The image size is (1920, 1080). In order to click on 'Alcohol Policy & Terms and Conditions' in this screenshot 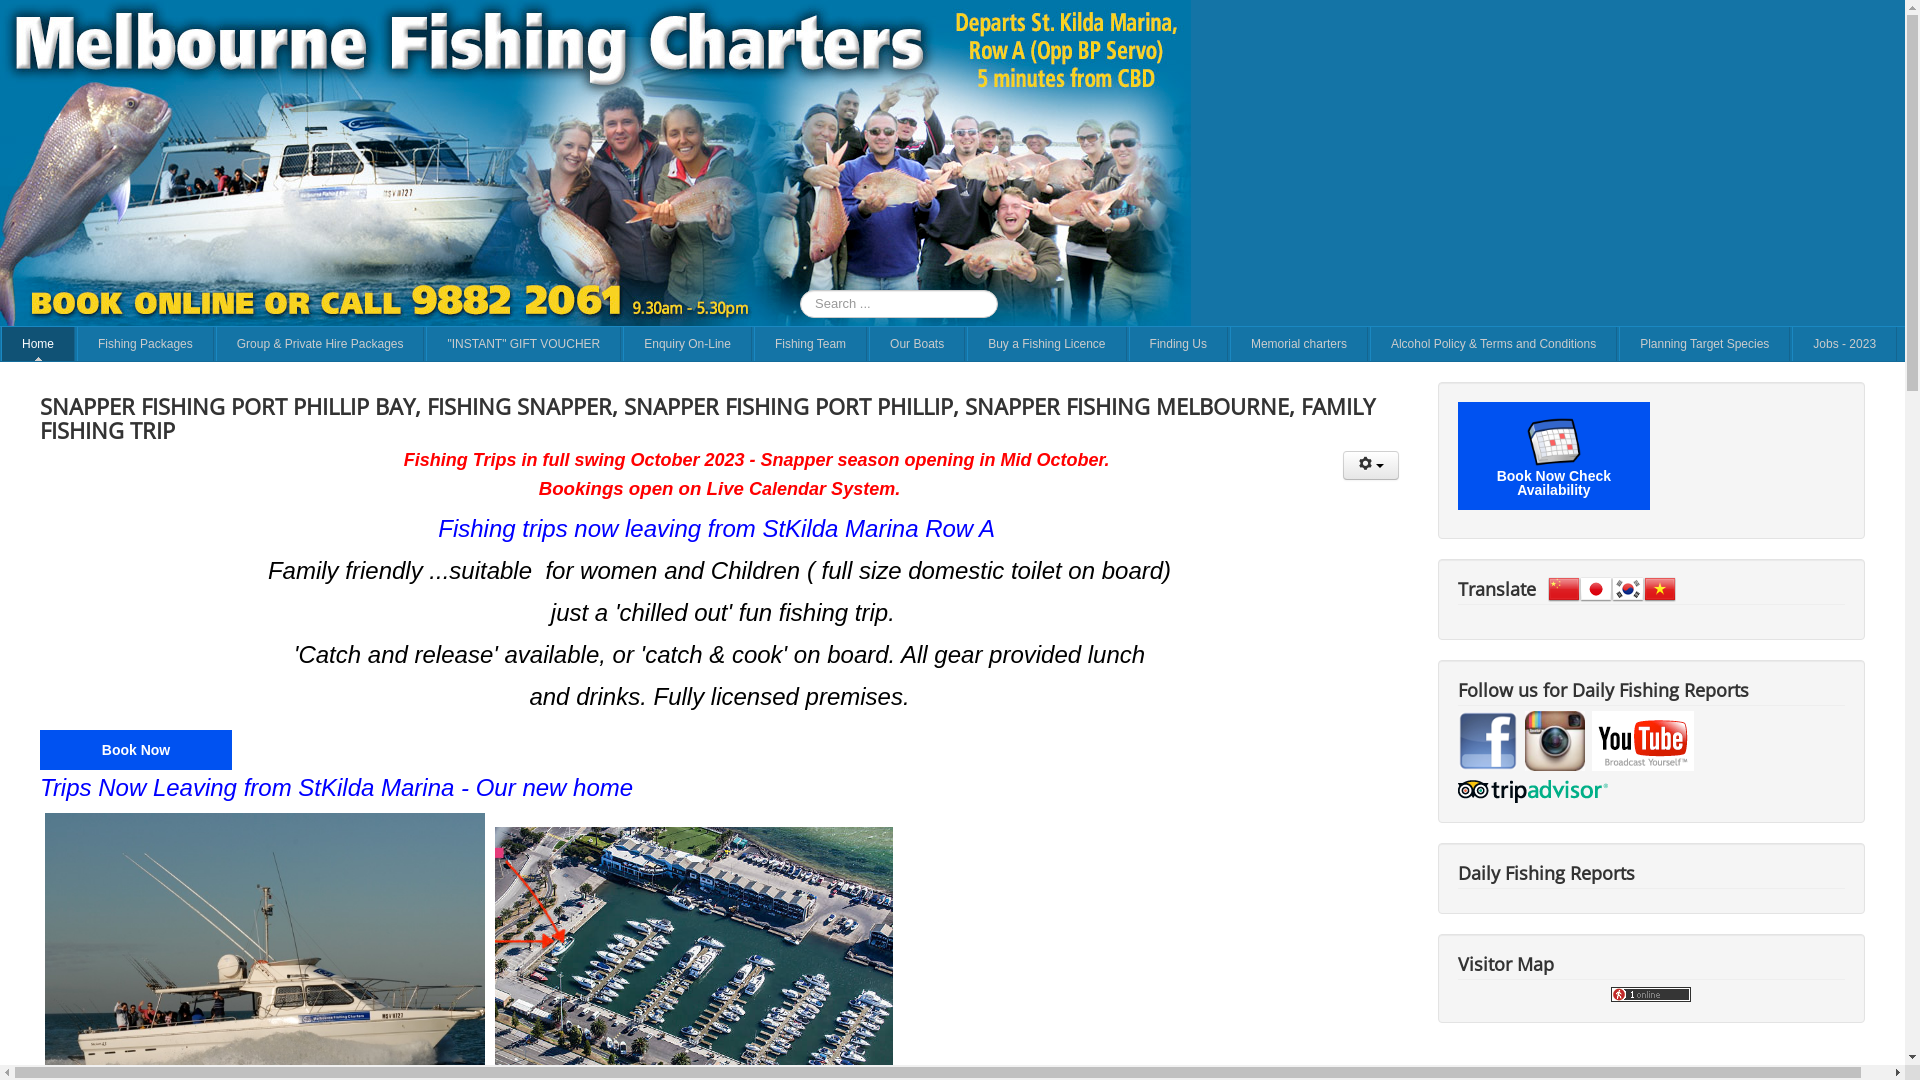, I will do `click(1493, 342)`.